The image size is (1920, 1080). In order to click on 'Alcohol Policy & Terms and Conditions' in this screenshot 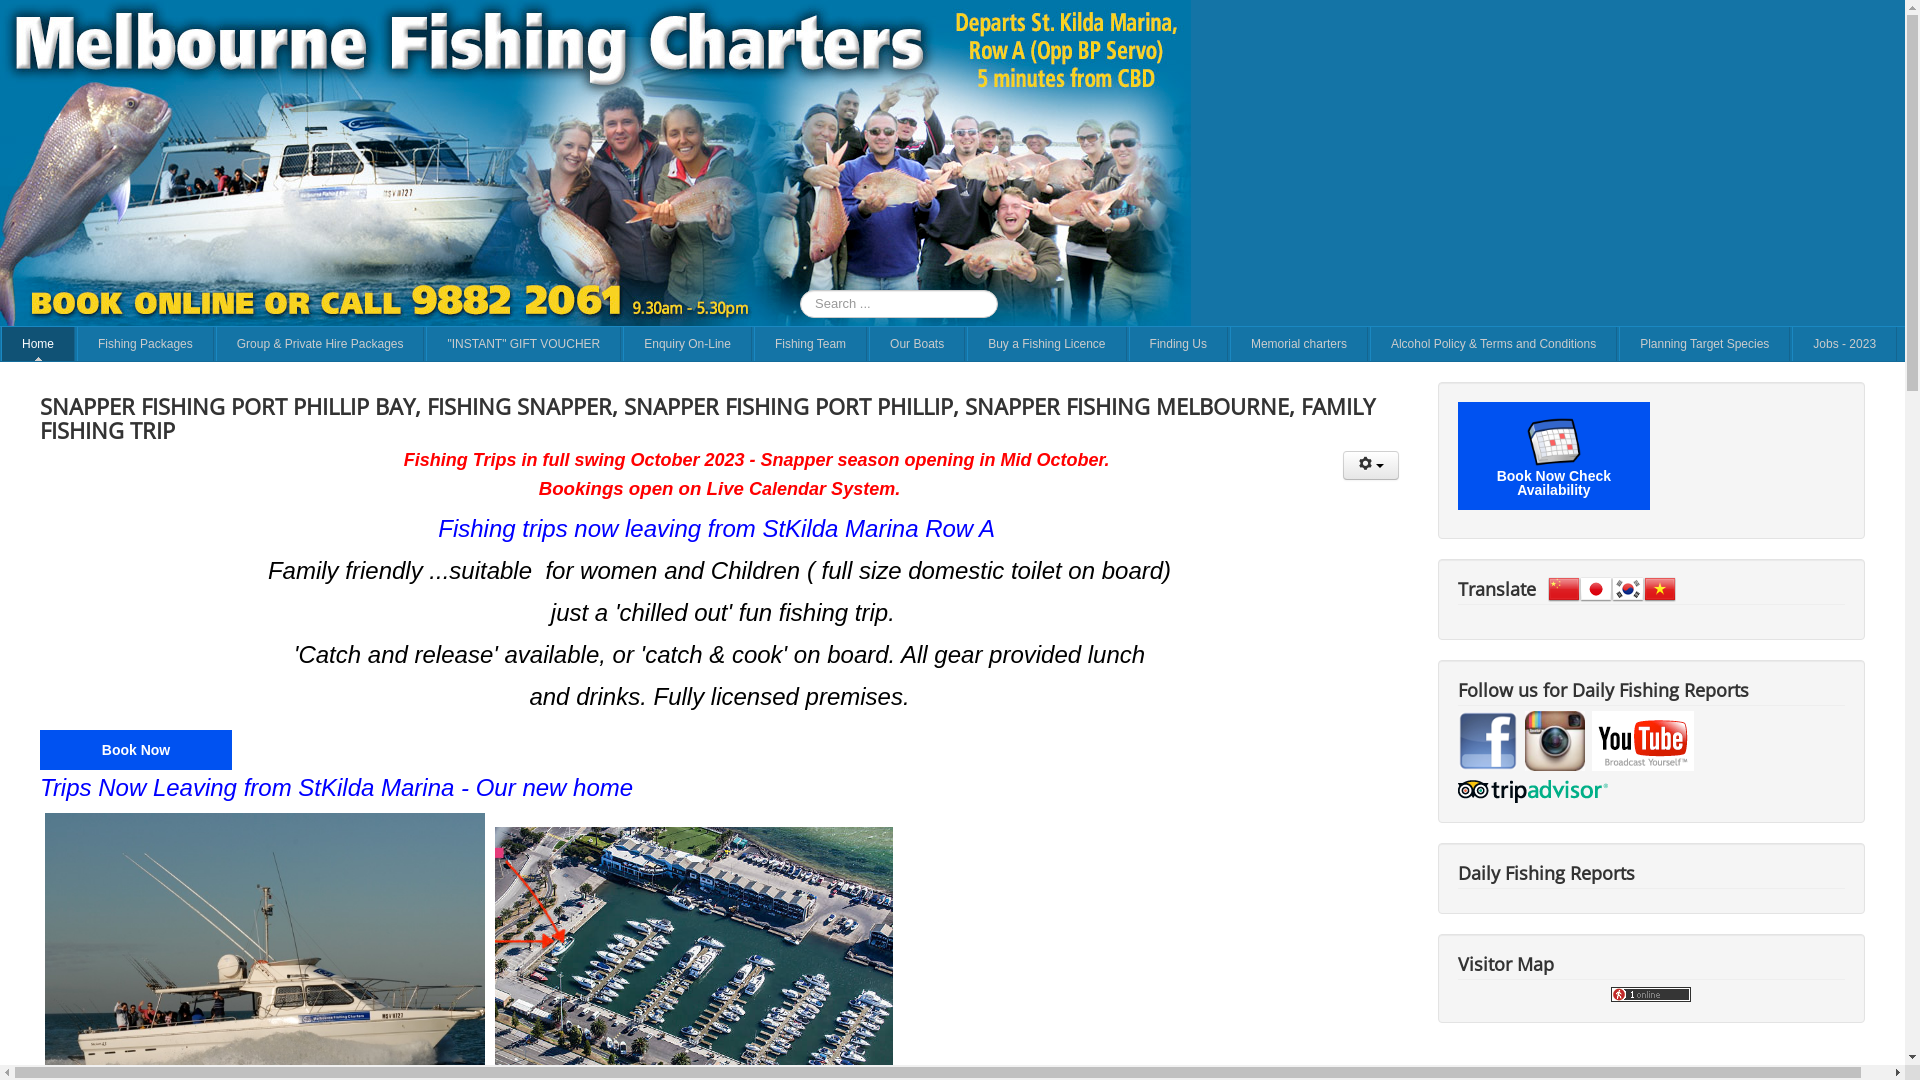, I will do `click(1493, 342)`.